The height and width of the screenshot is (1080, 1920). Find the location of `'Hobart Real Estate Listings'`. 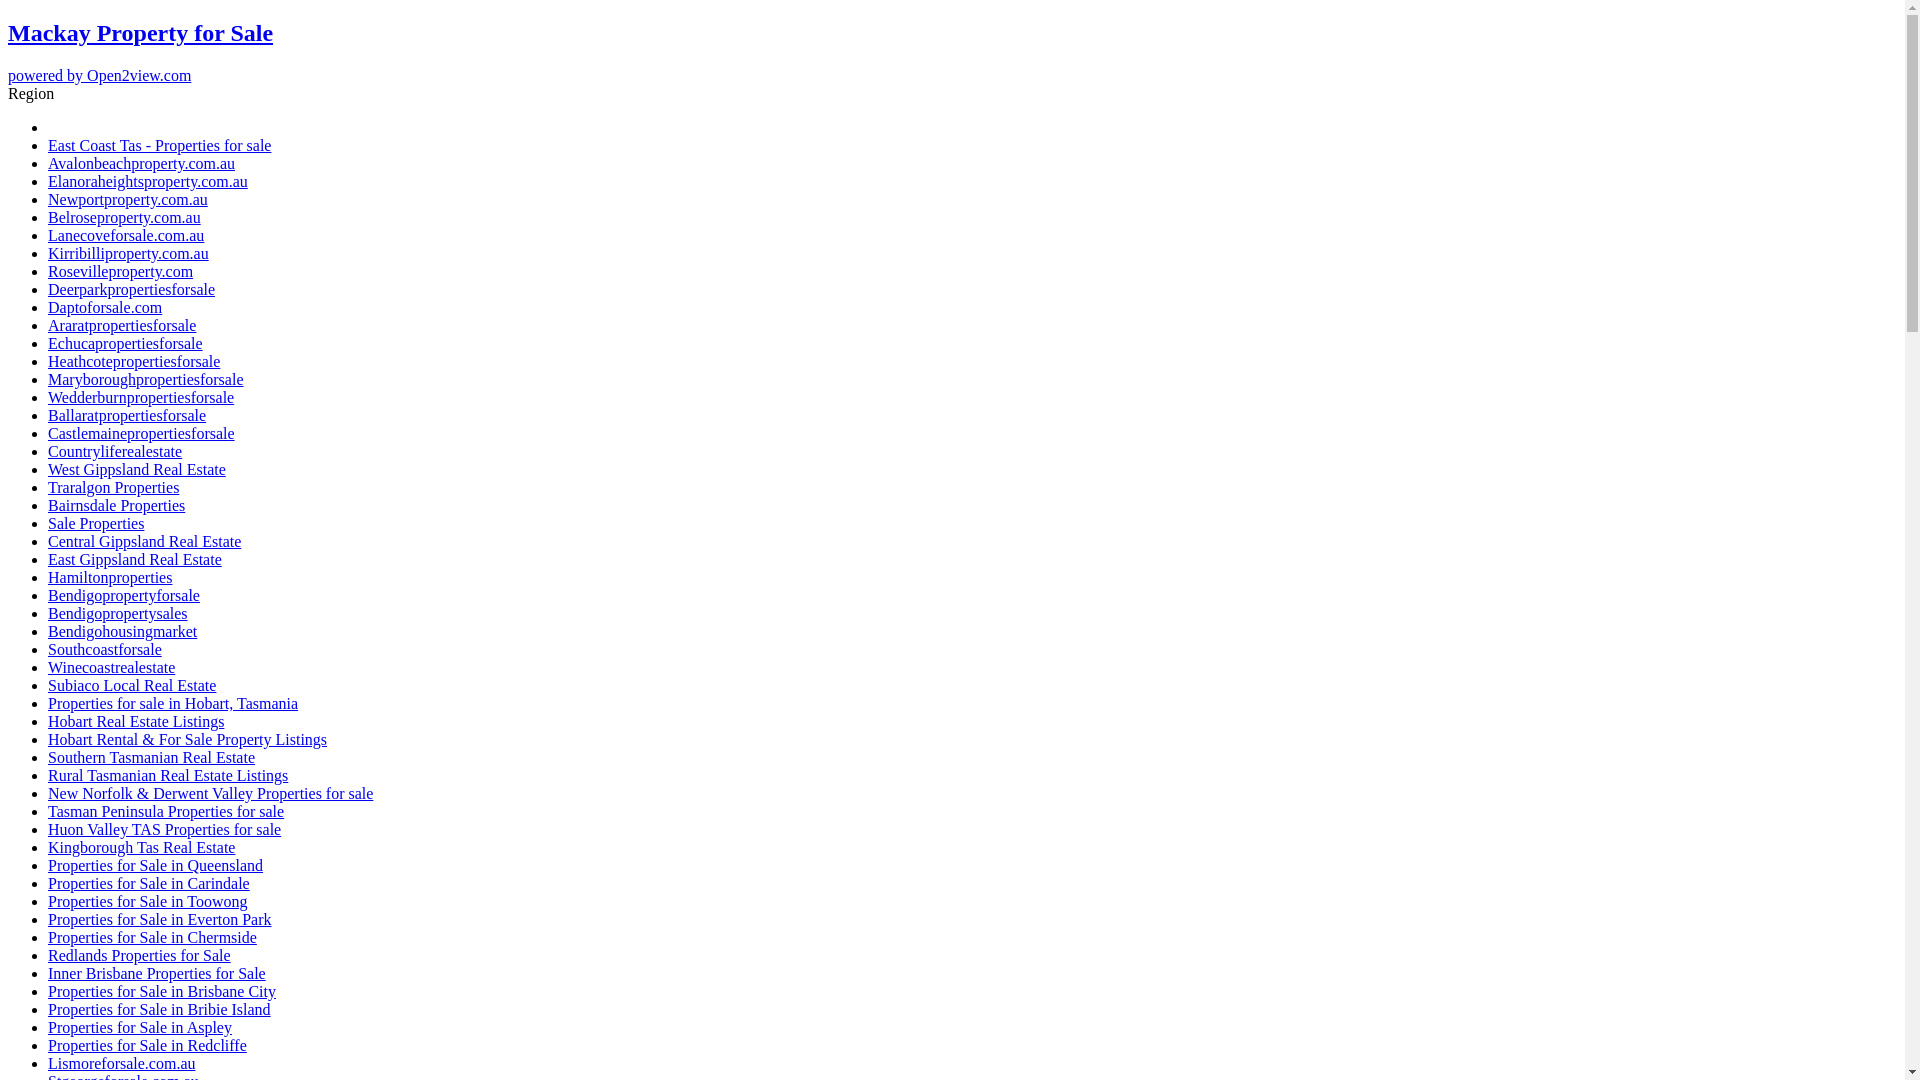

'Hobart Real Estate Listings' is located at coordinates (48, 721).